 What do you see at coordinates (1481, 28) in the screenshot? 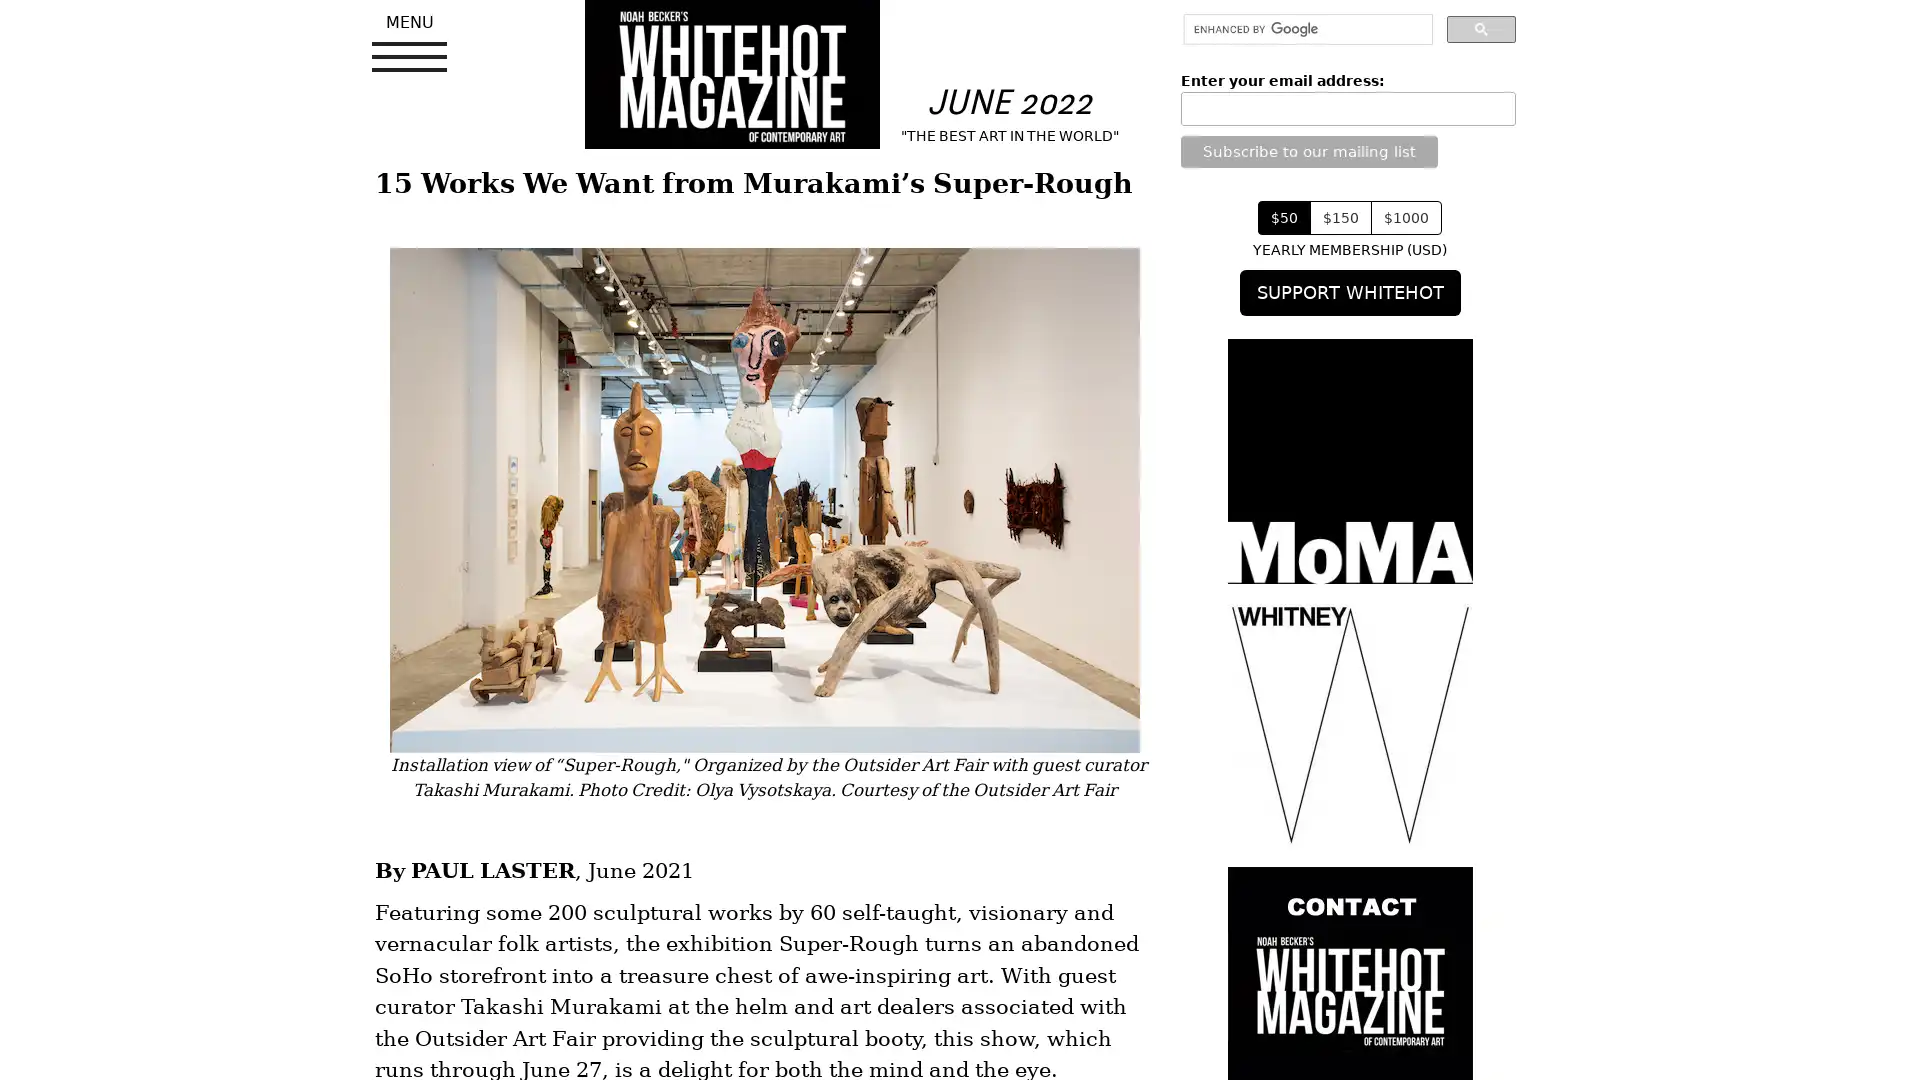
I see `search` at bounding box center [1481, 28].